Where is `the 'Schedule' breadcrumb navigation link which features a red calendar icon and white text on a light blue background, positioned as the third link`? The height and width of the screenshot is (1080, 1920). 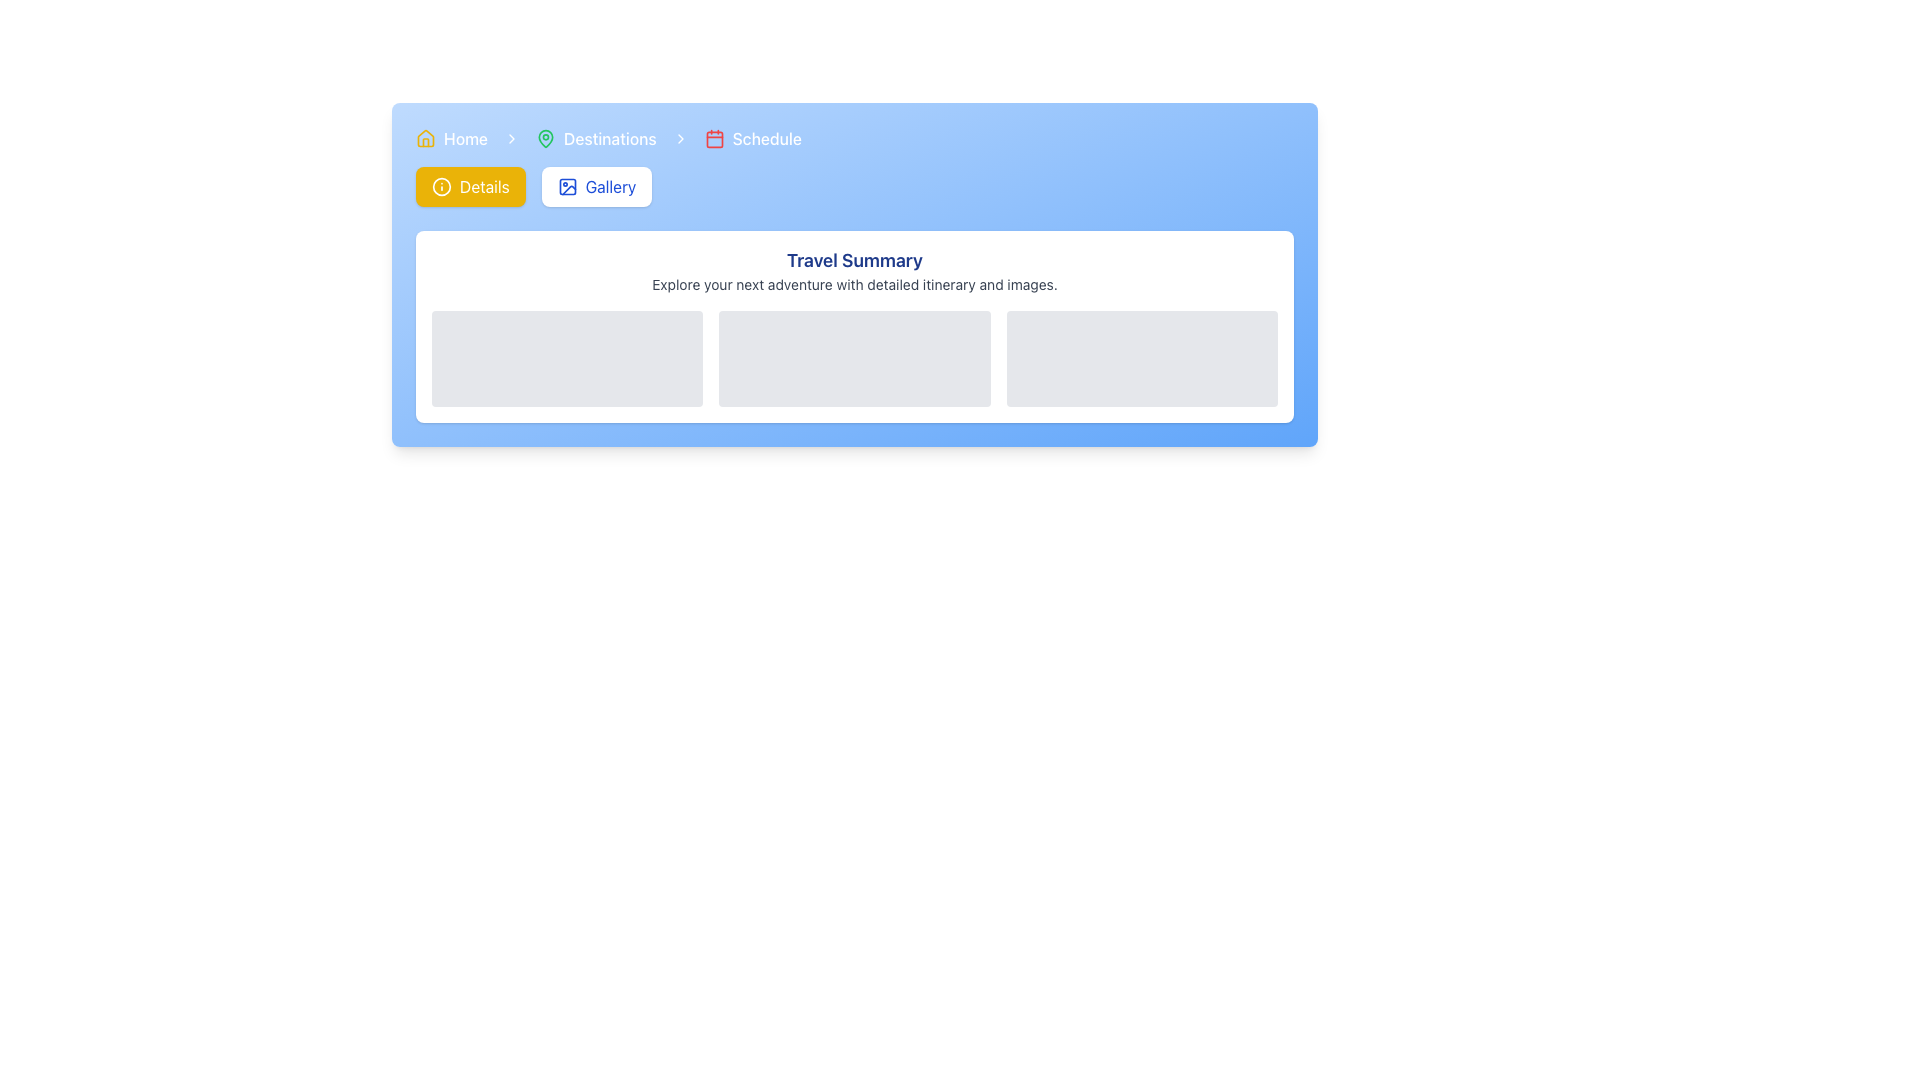
the 'Schedule' breadcrumb navigation link which features a red calendar icon and white text on a light blue background, positioned as the third link is located at coordinates (752, 137).